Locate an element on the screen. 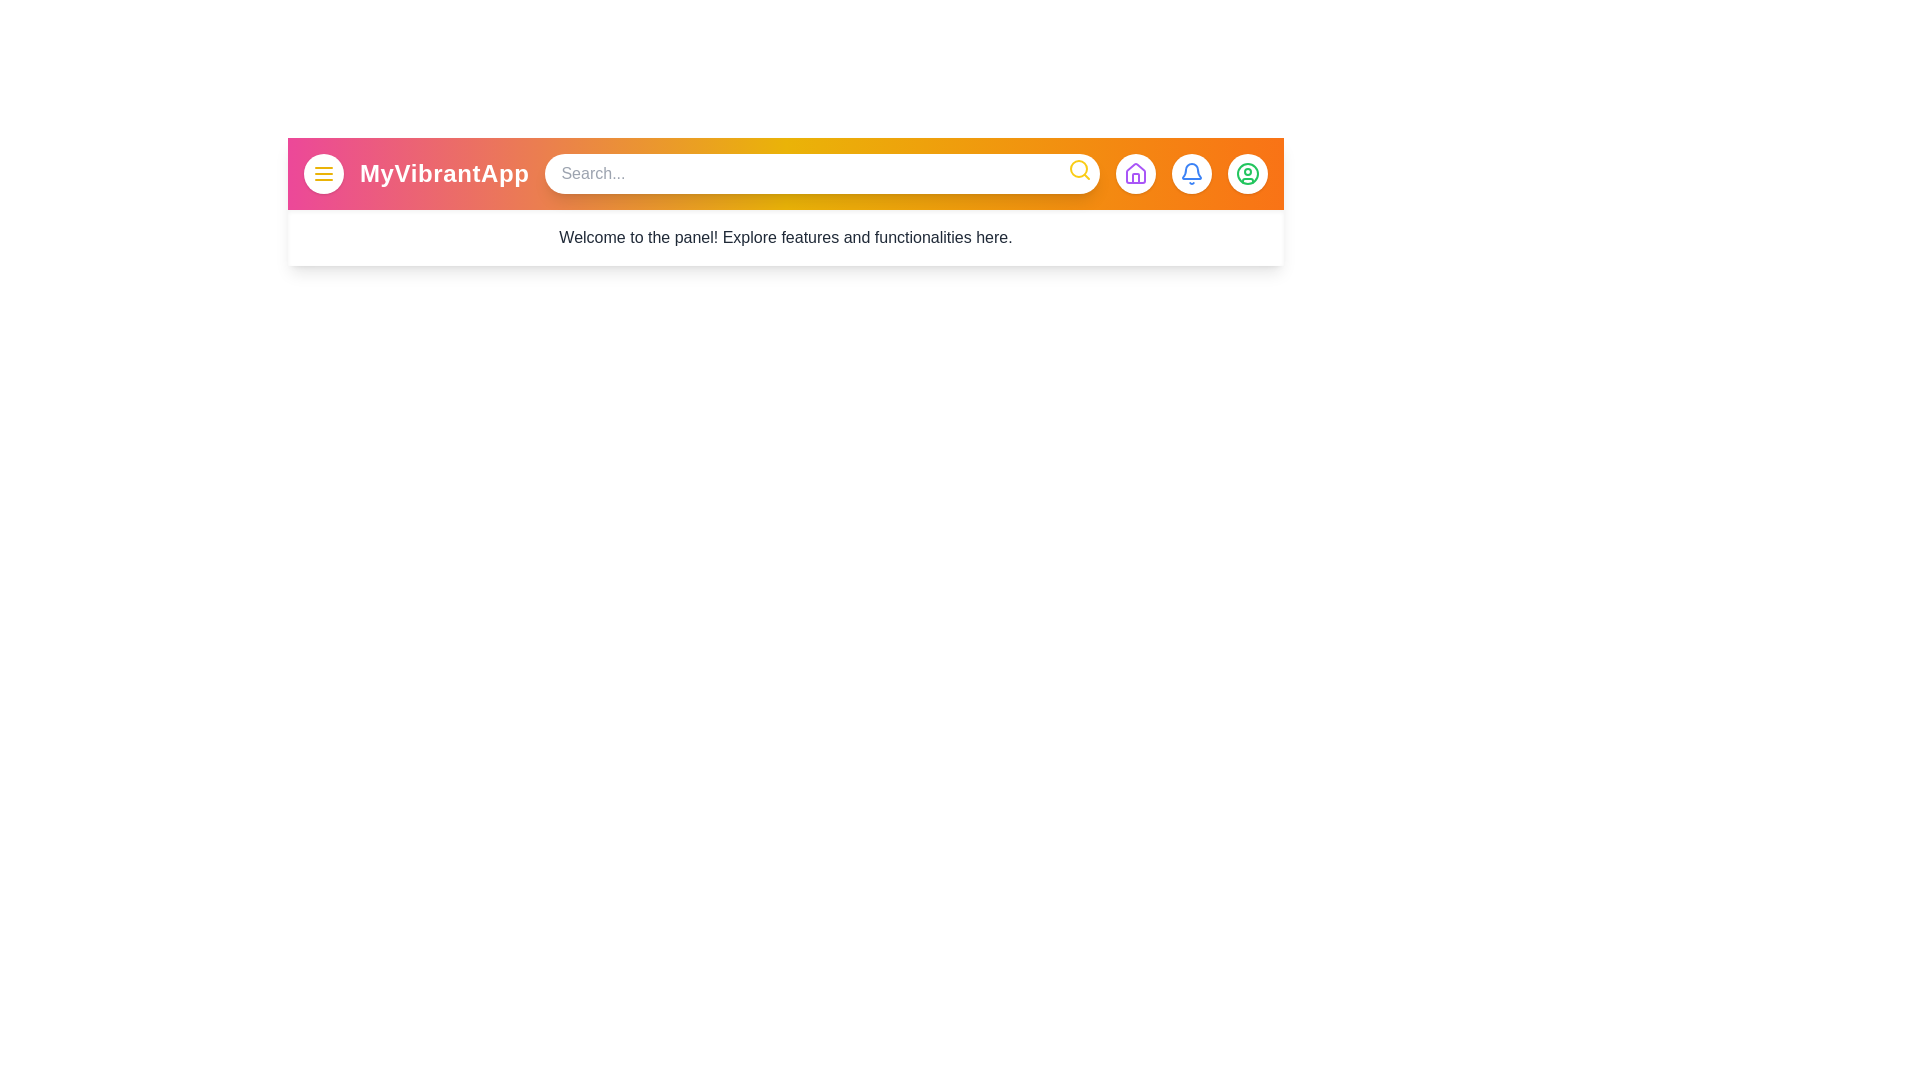 The height and width of the screenshot is (1080, 1920). the home button to access the home page is located at coordinates (1136, 172).